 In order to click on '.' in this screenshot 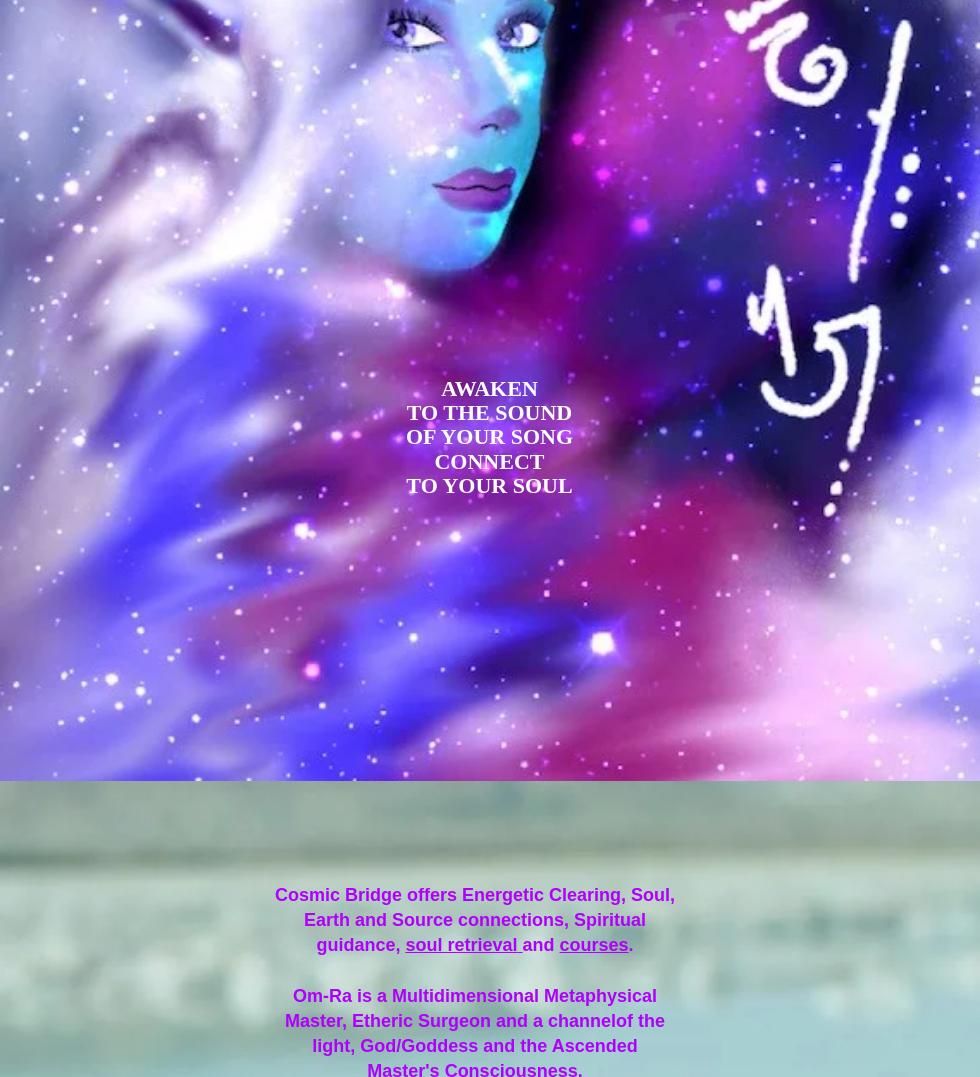, I will do `click(630, 943)`.